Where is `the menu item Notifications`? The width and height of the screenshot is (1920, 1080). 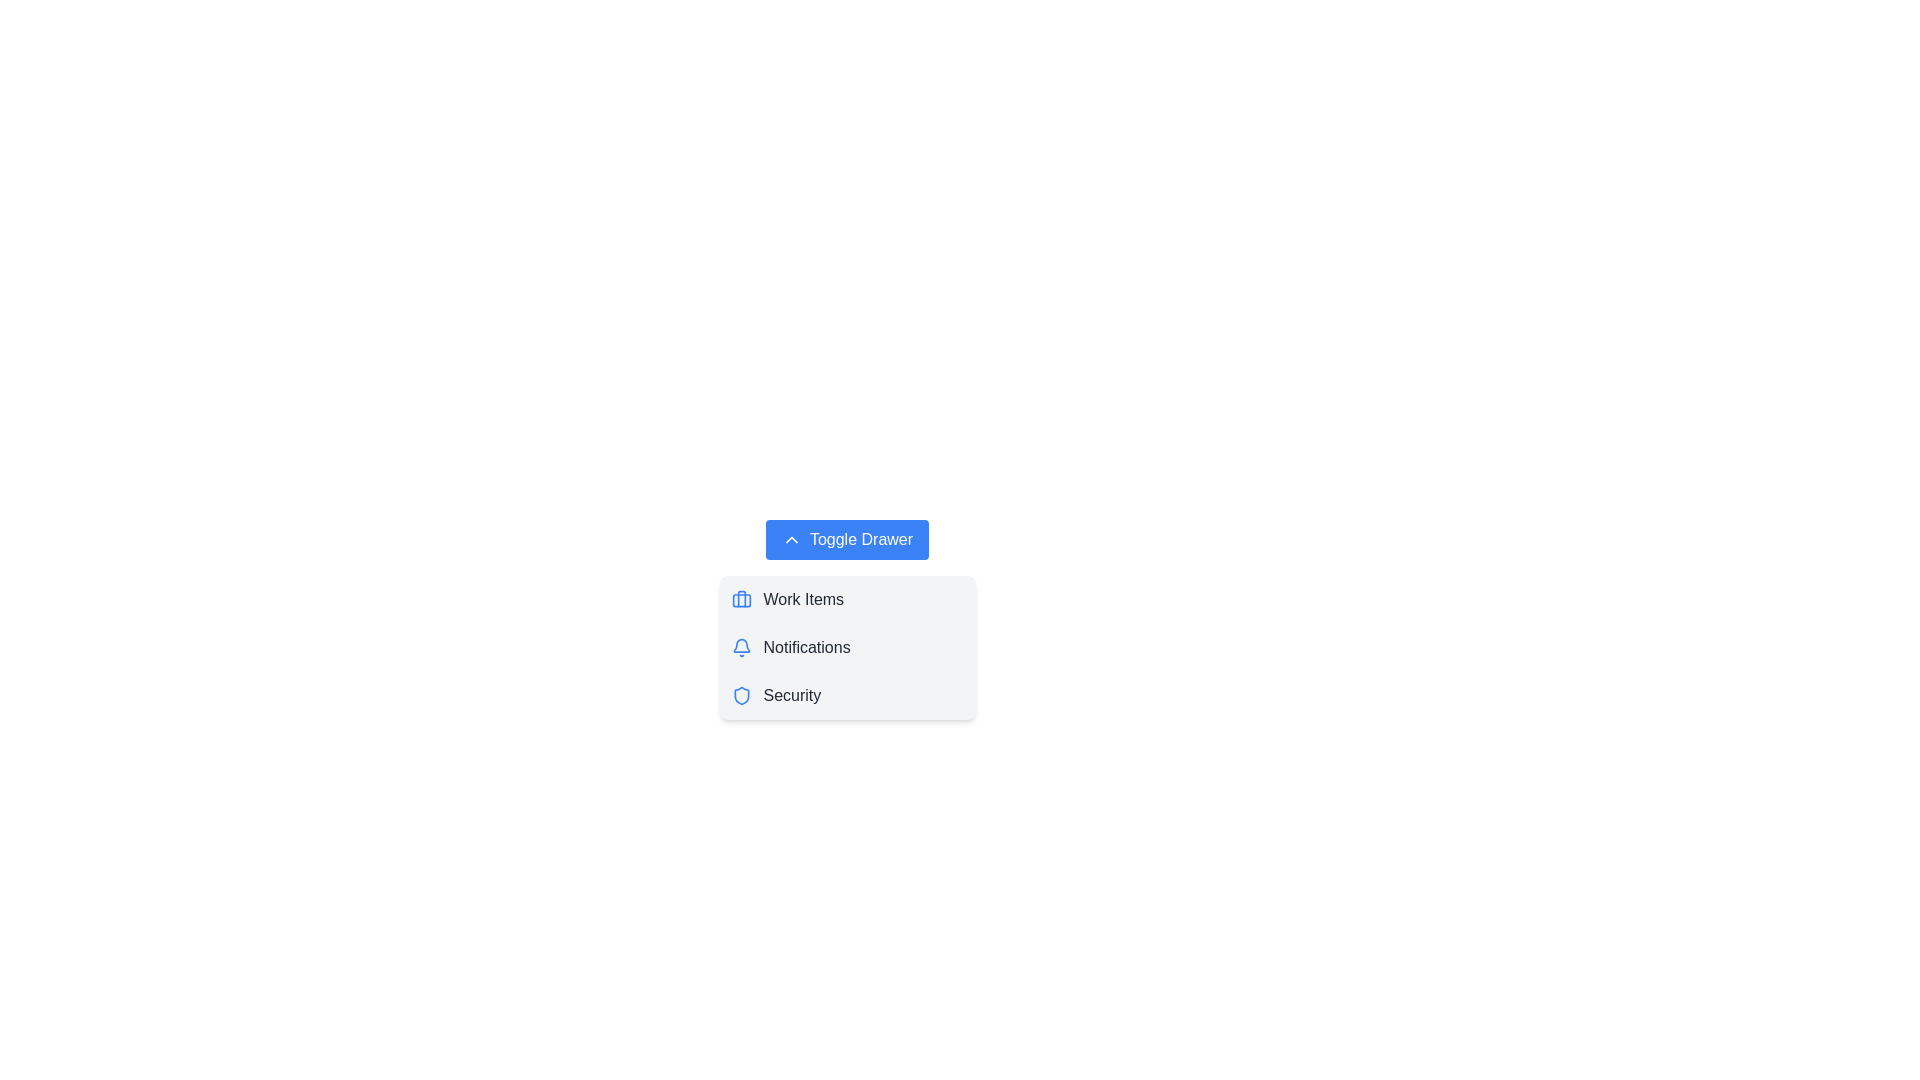 the menu item Notifications is located at coordinates (847, 648).